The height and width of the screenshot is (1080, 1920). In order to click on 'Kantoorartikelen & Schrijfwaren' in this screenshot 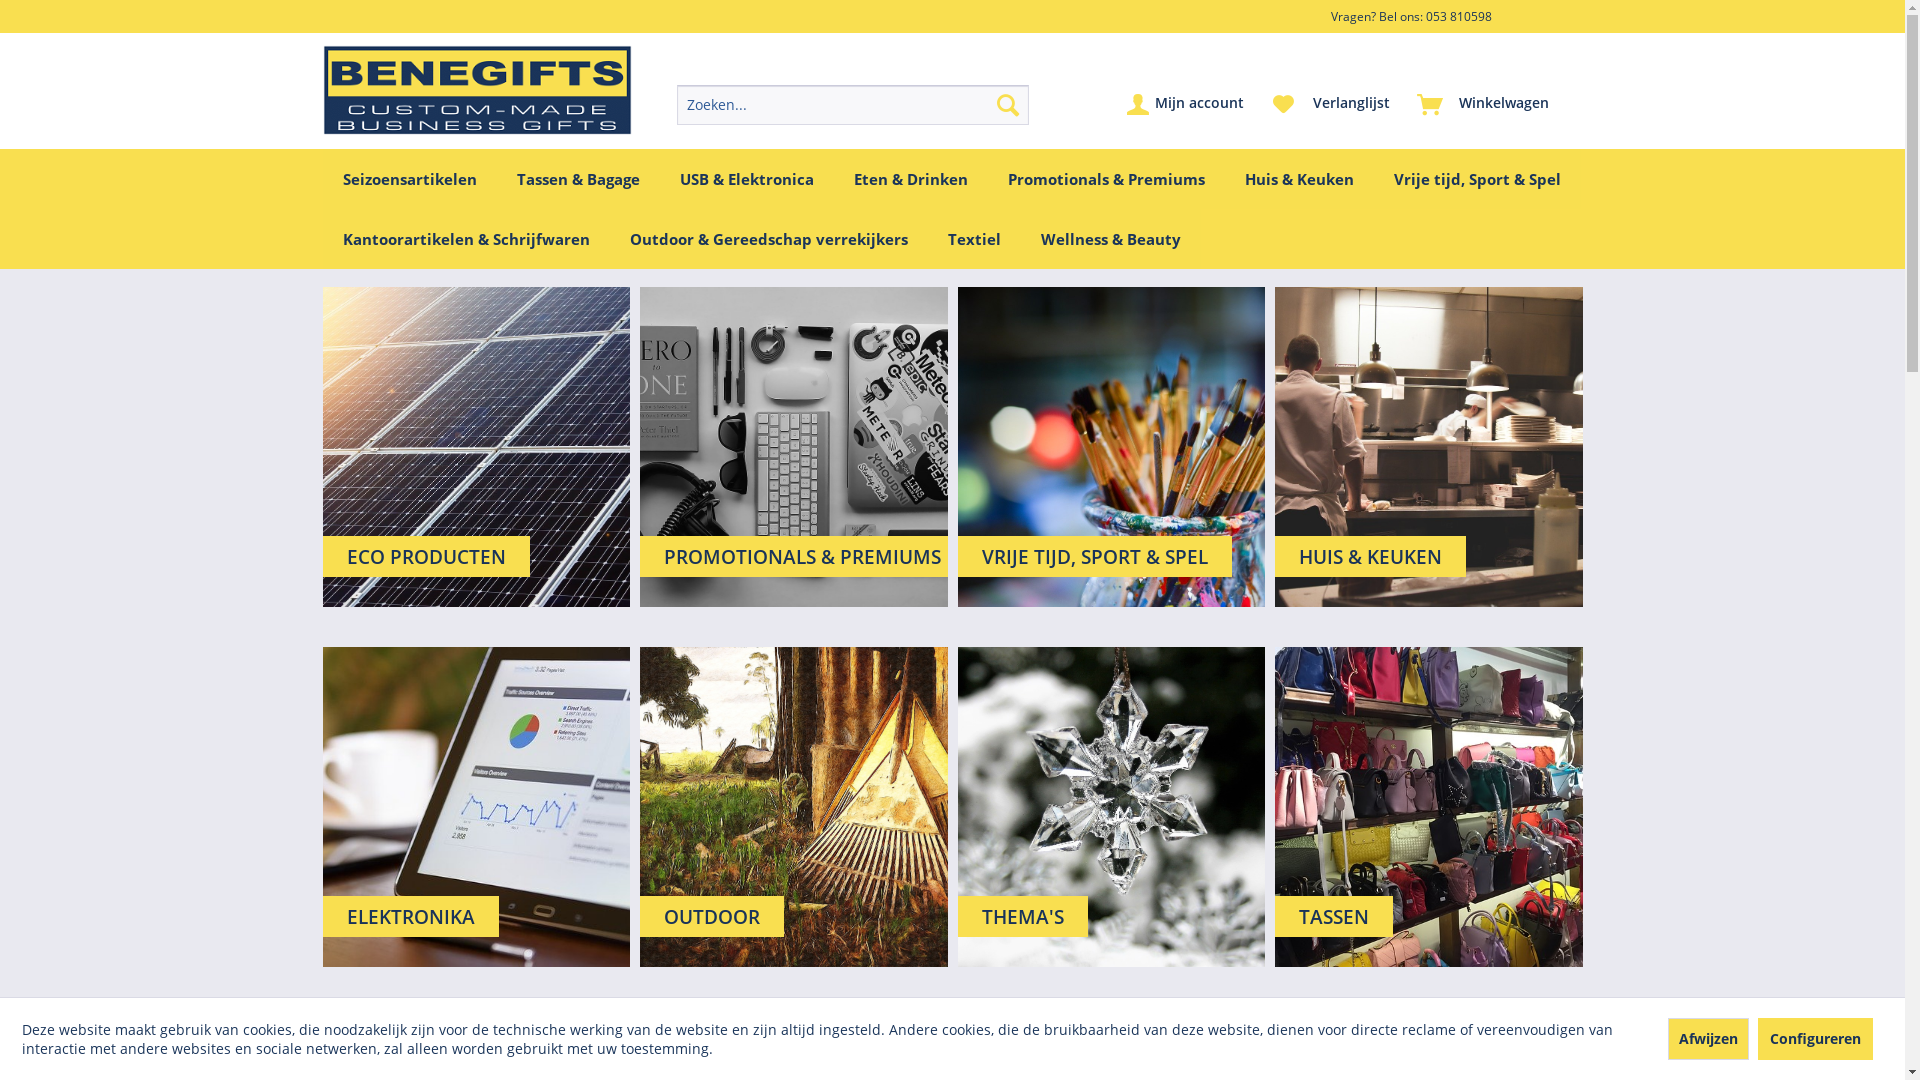, I will do `click(464, 238)`.